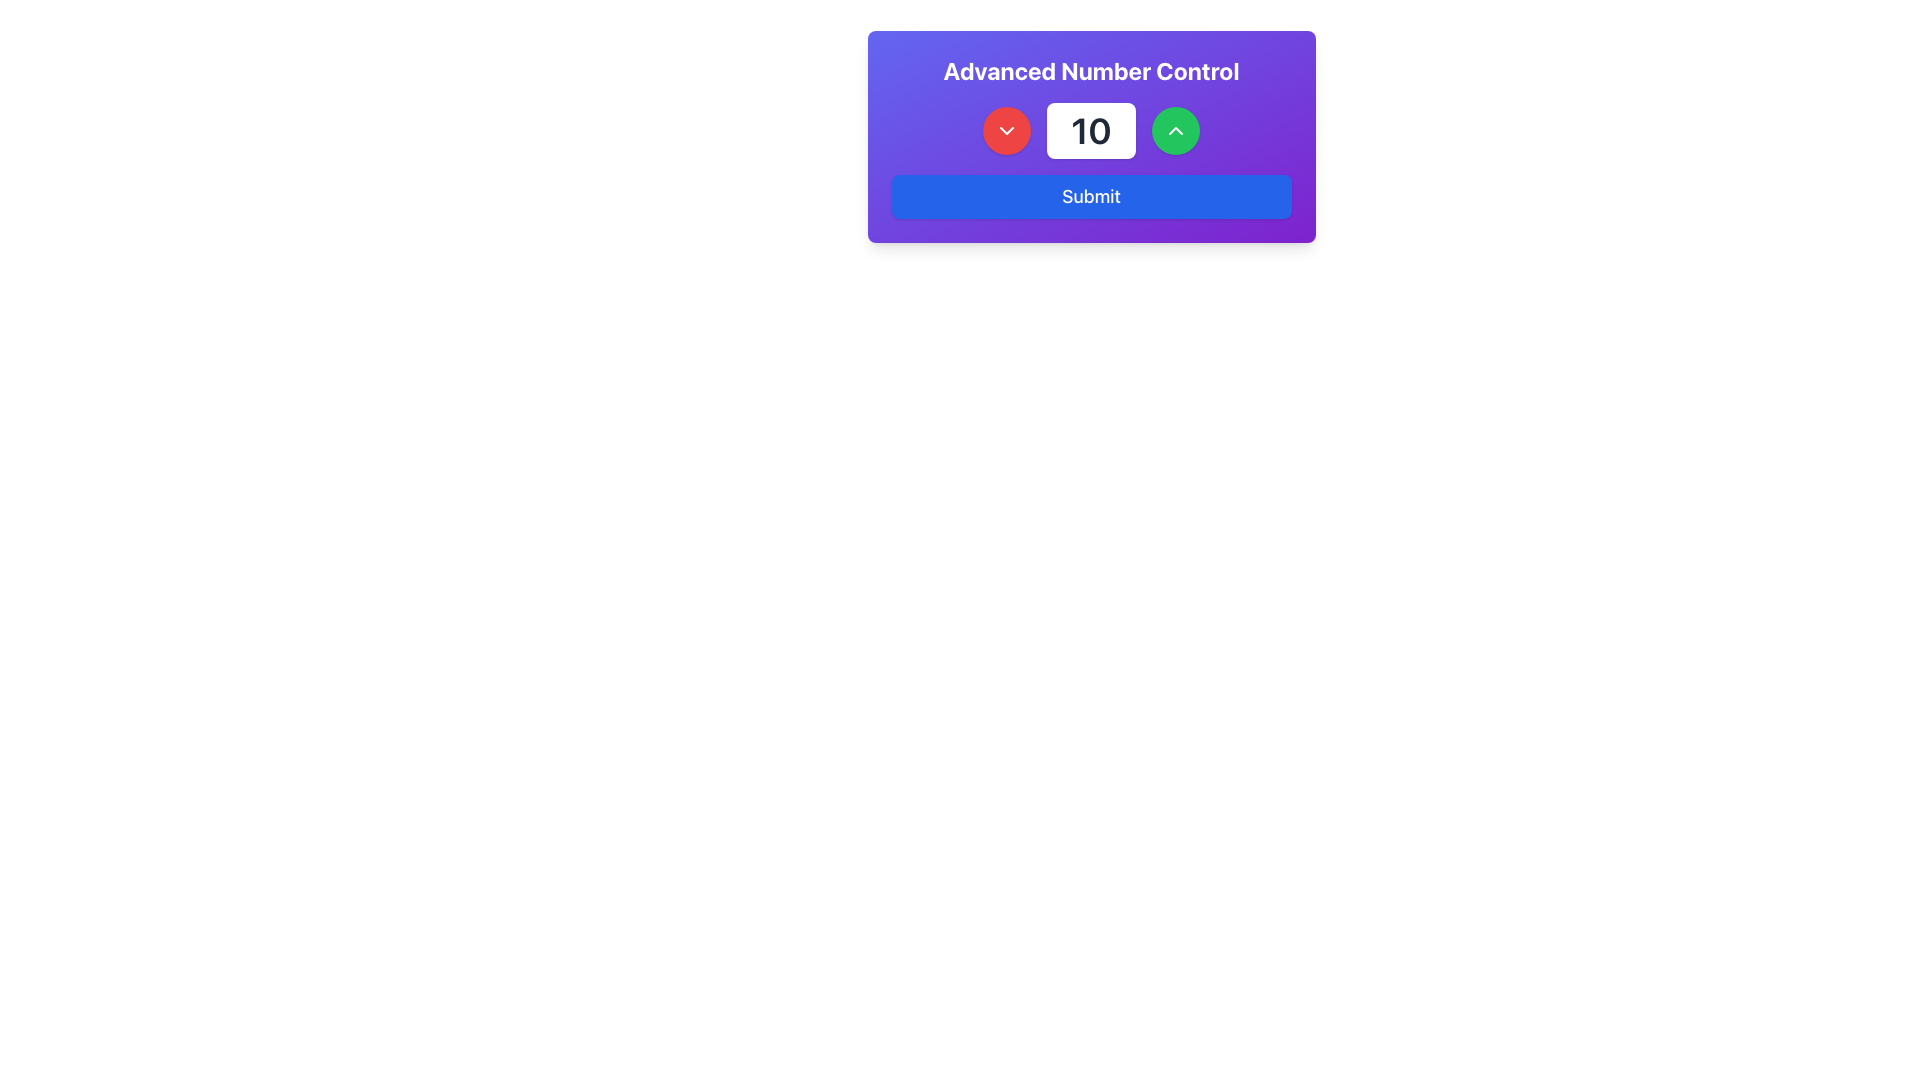  I want to click on the downward-pointing chevron icon with a red circular background, positioned to the left of the number input field in the advanced number control interface, to possibly see feedback, so click(1007, 131).